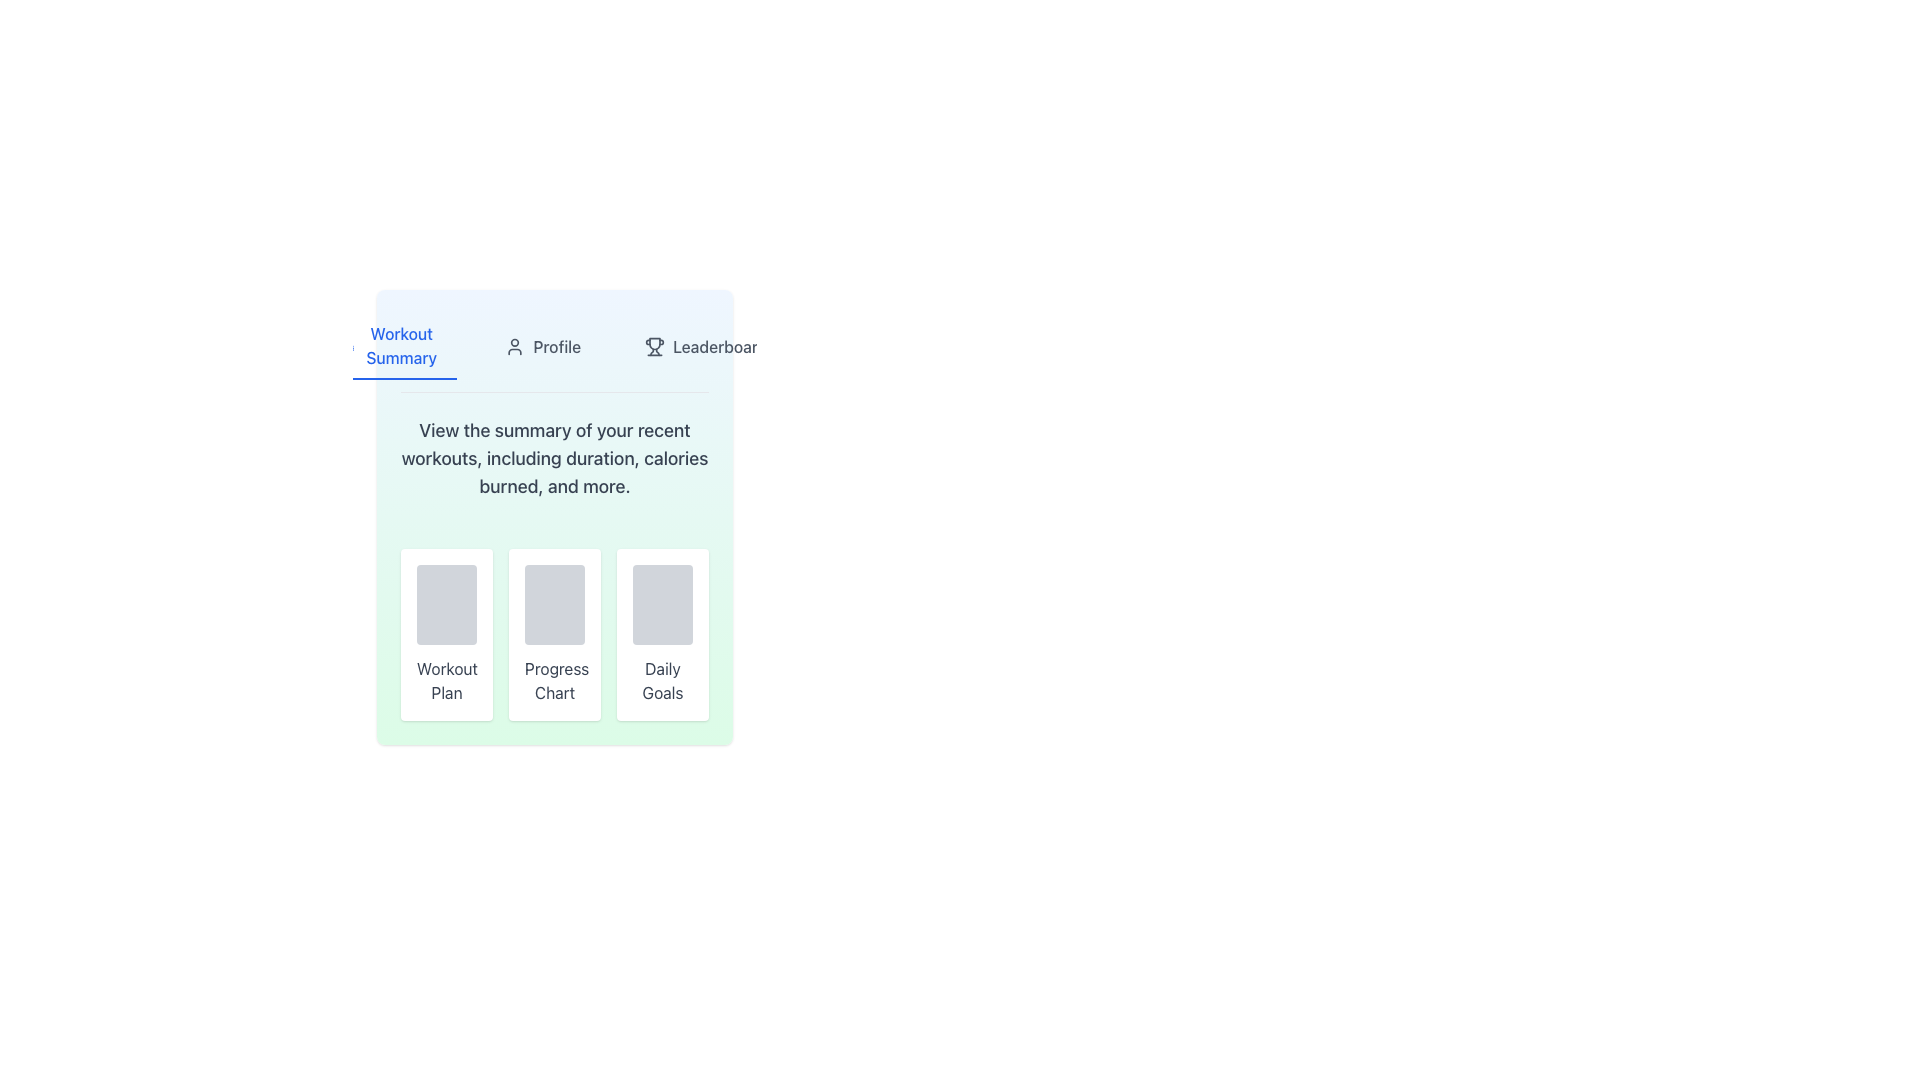 The image size is (1920, 1080). What do you see at coordinates (445, 680) in the screenshot?
I see `the 'Workout Plan' text label styled in dark gray, located in the lower-middle part of a card-like UI component` at bounding box center [445, 680].